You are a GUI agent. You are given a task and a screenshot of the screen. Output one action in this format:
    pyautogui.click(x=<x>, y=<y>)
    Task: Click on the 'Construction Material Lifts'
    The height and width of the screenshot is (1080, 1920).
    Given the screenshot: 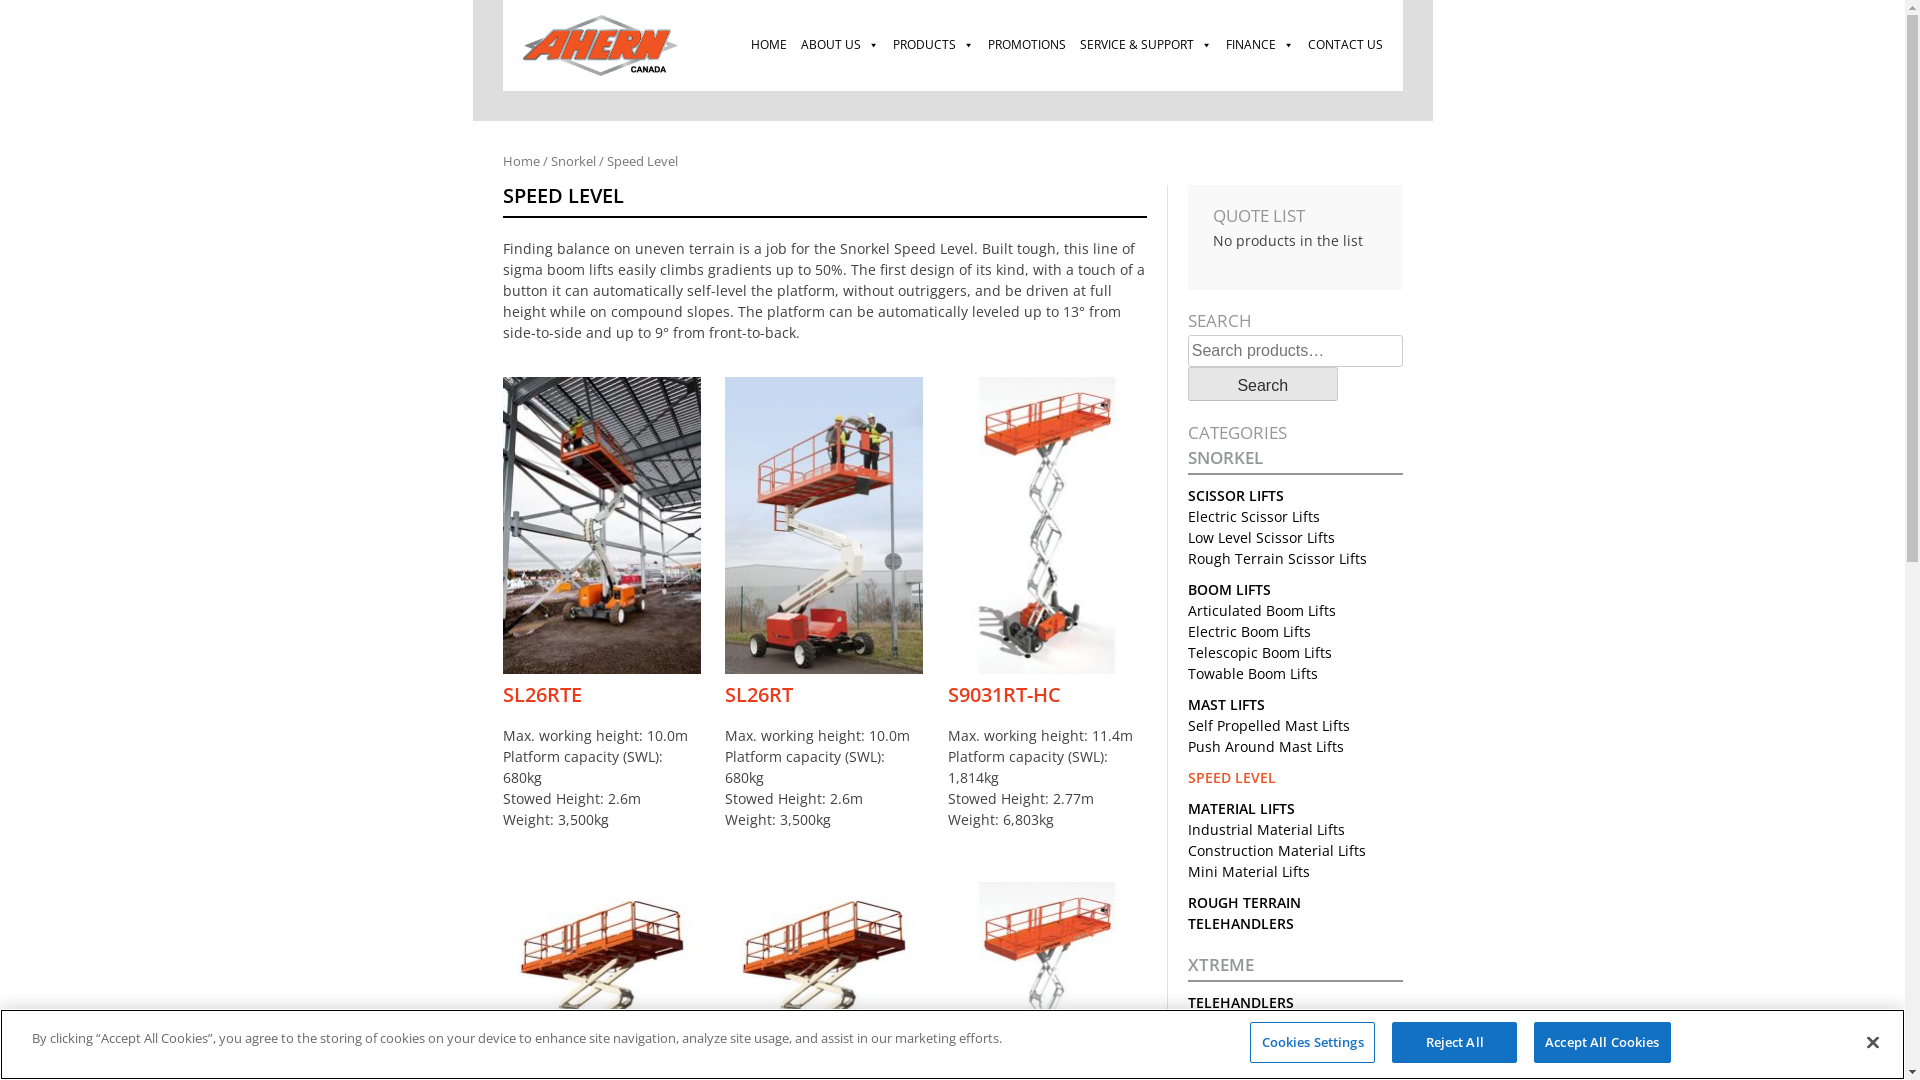 What is the action you would take?
    pyautogui.click(x=1275, y=850)
    